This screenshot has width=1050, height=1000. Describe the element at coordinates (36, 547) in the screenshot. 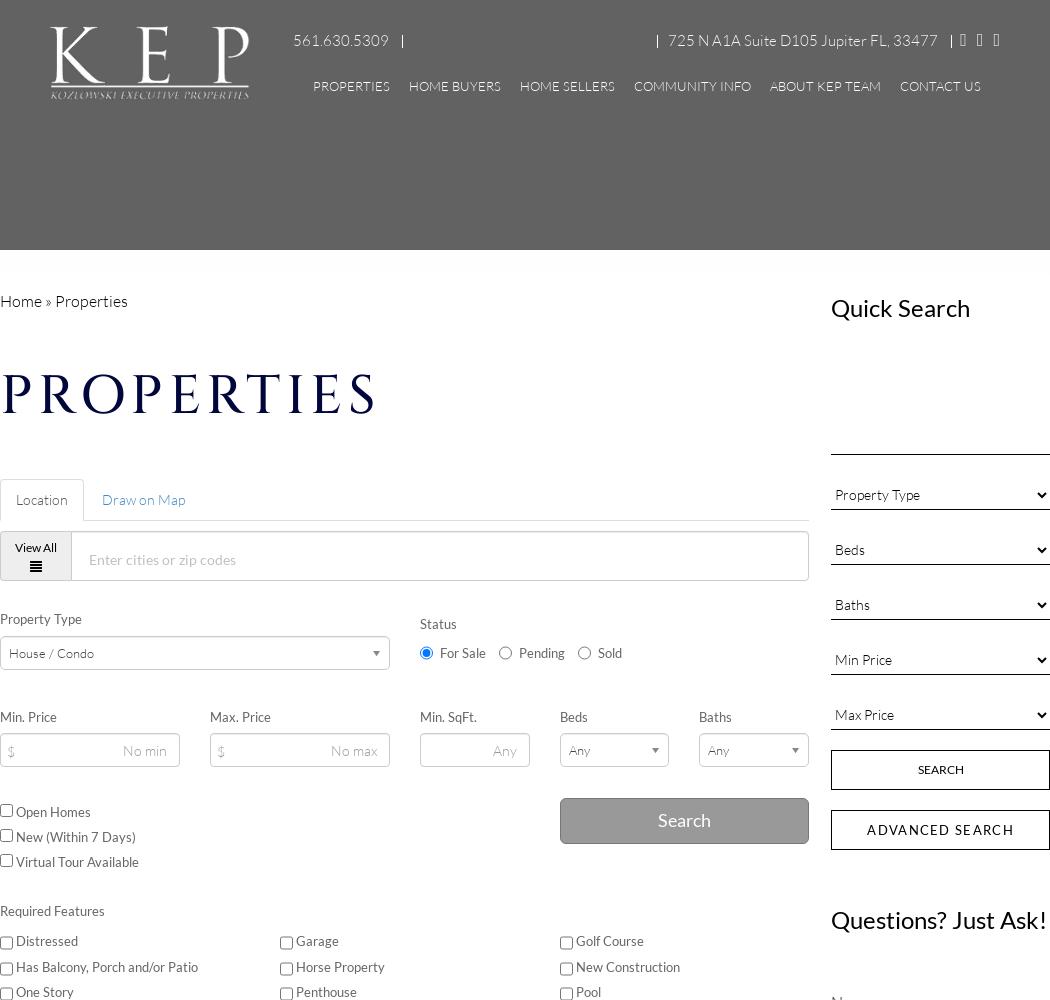

I see `'View All'` at that location.